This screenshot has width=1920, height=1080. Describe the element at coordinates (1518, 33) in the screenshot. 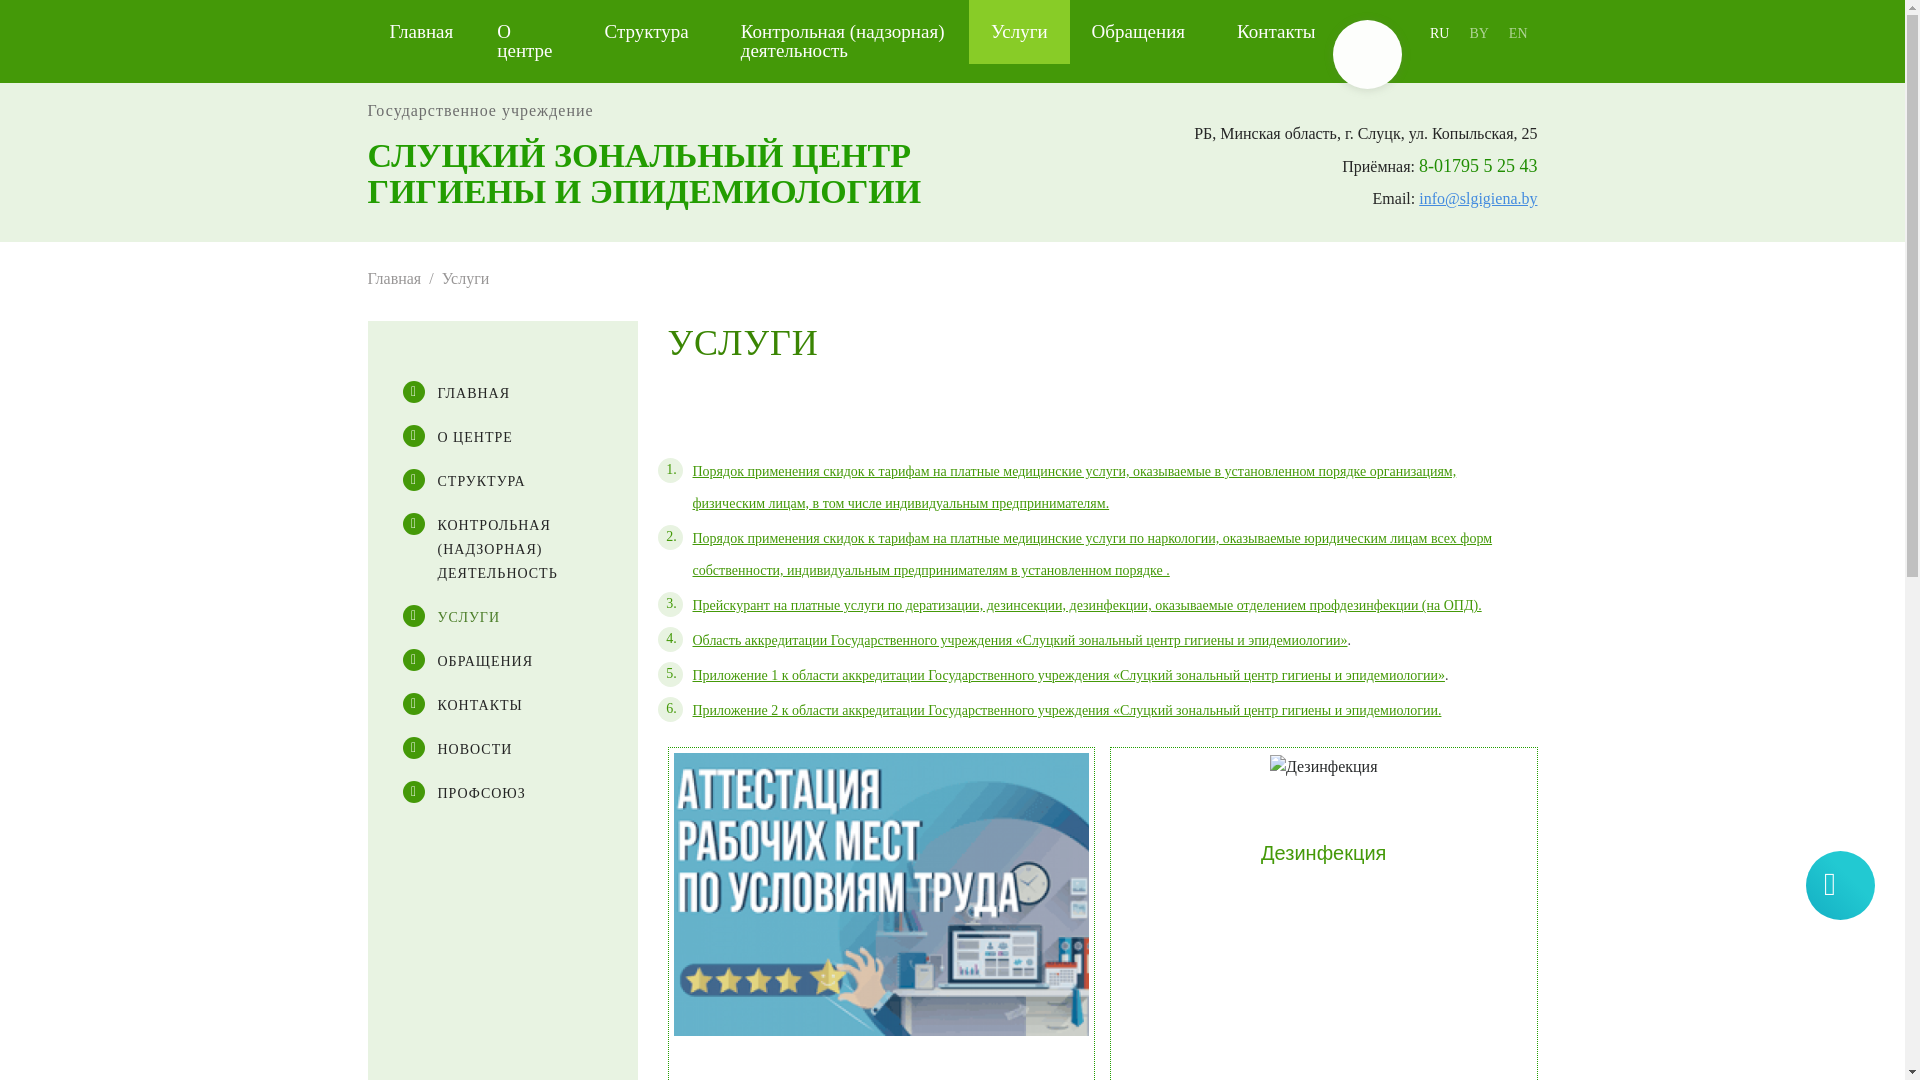

I see `'EN'` at that location.